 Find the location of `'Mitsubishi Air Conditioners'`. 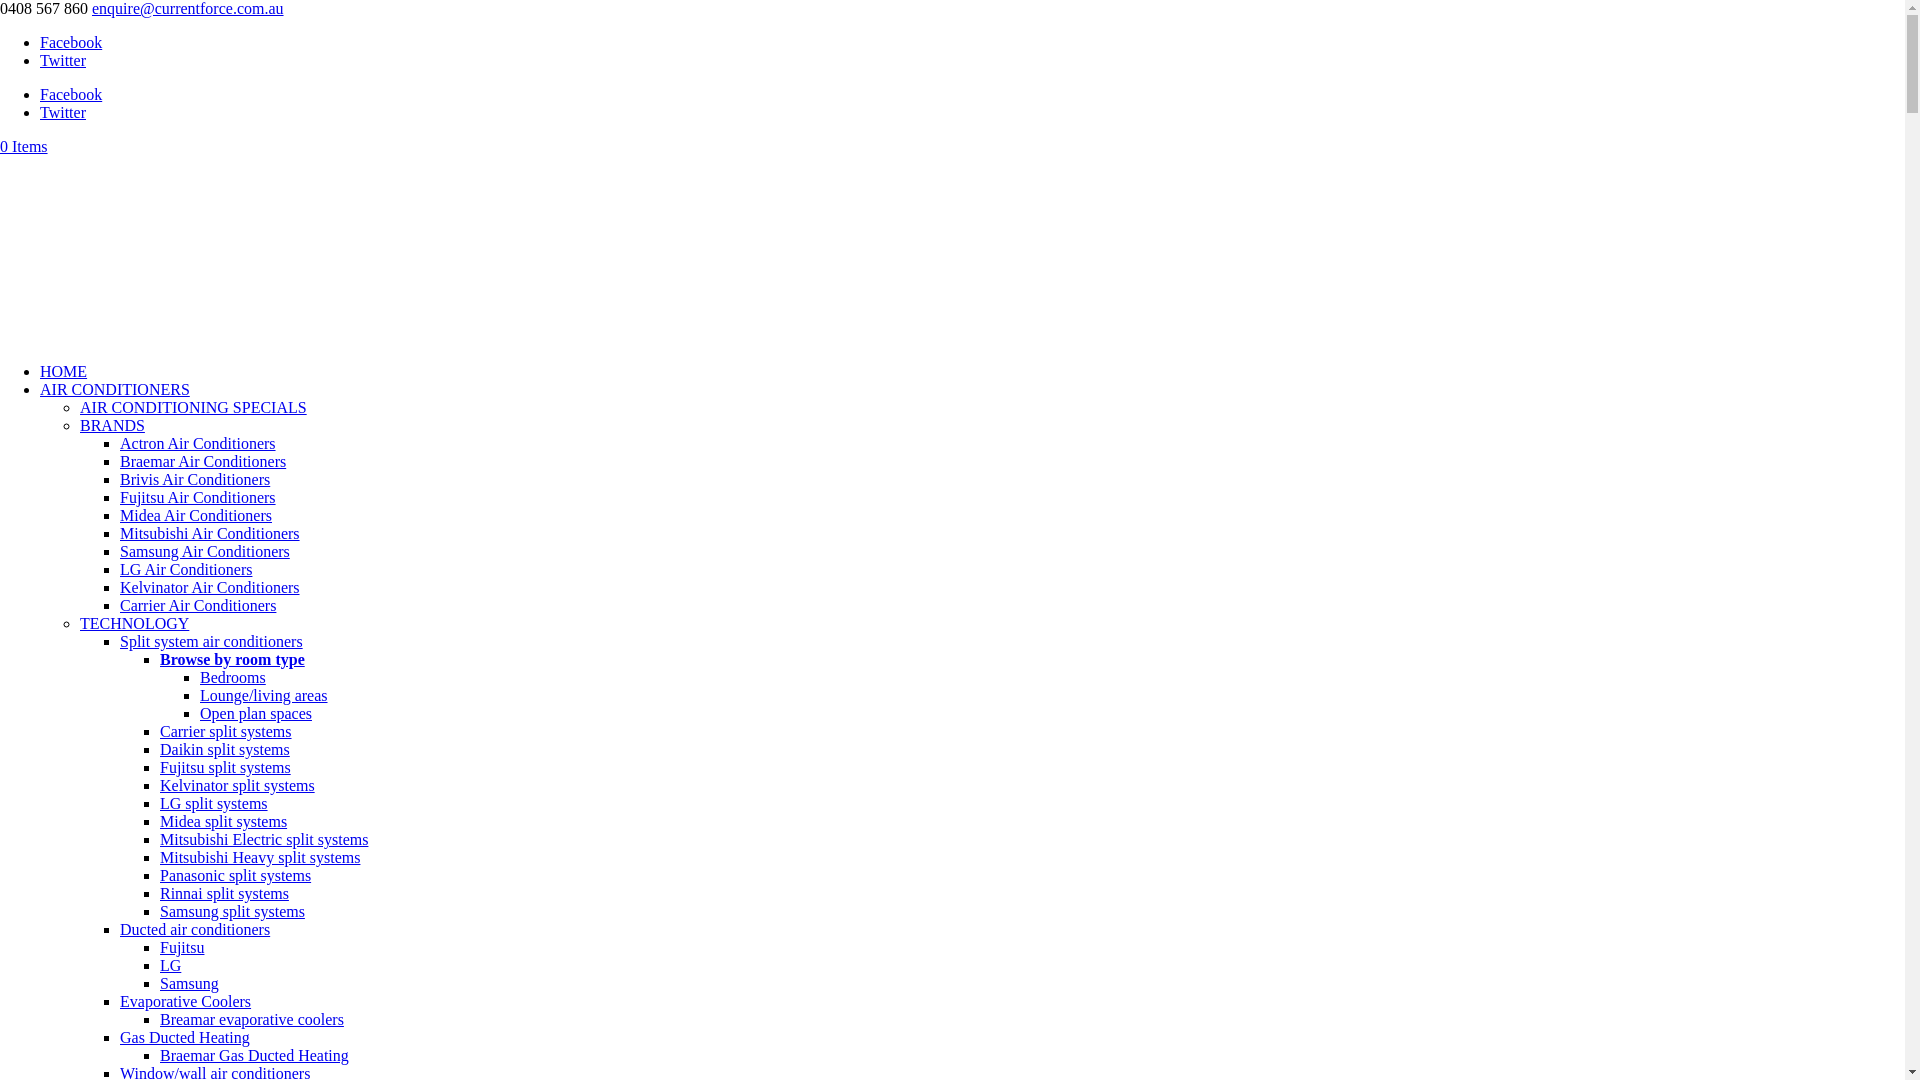

'Mitsubishi Air Conditioners' is located at coordinates (210, 532).